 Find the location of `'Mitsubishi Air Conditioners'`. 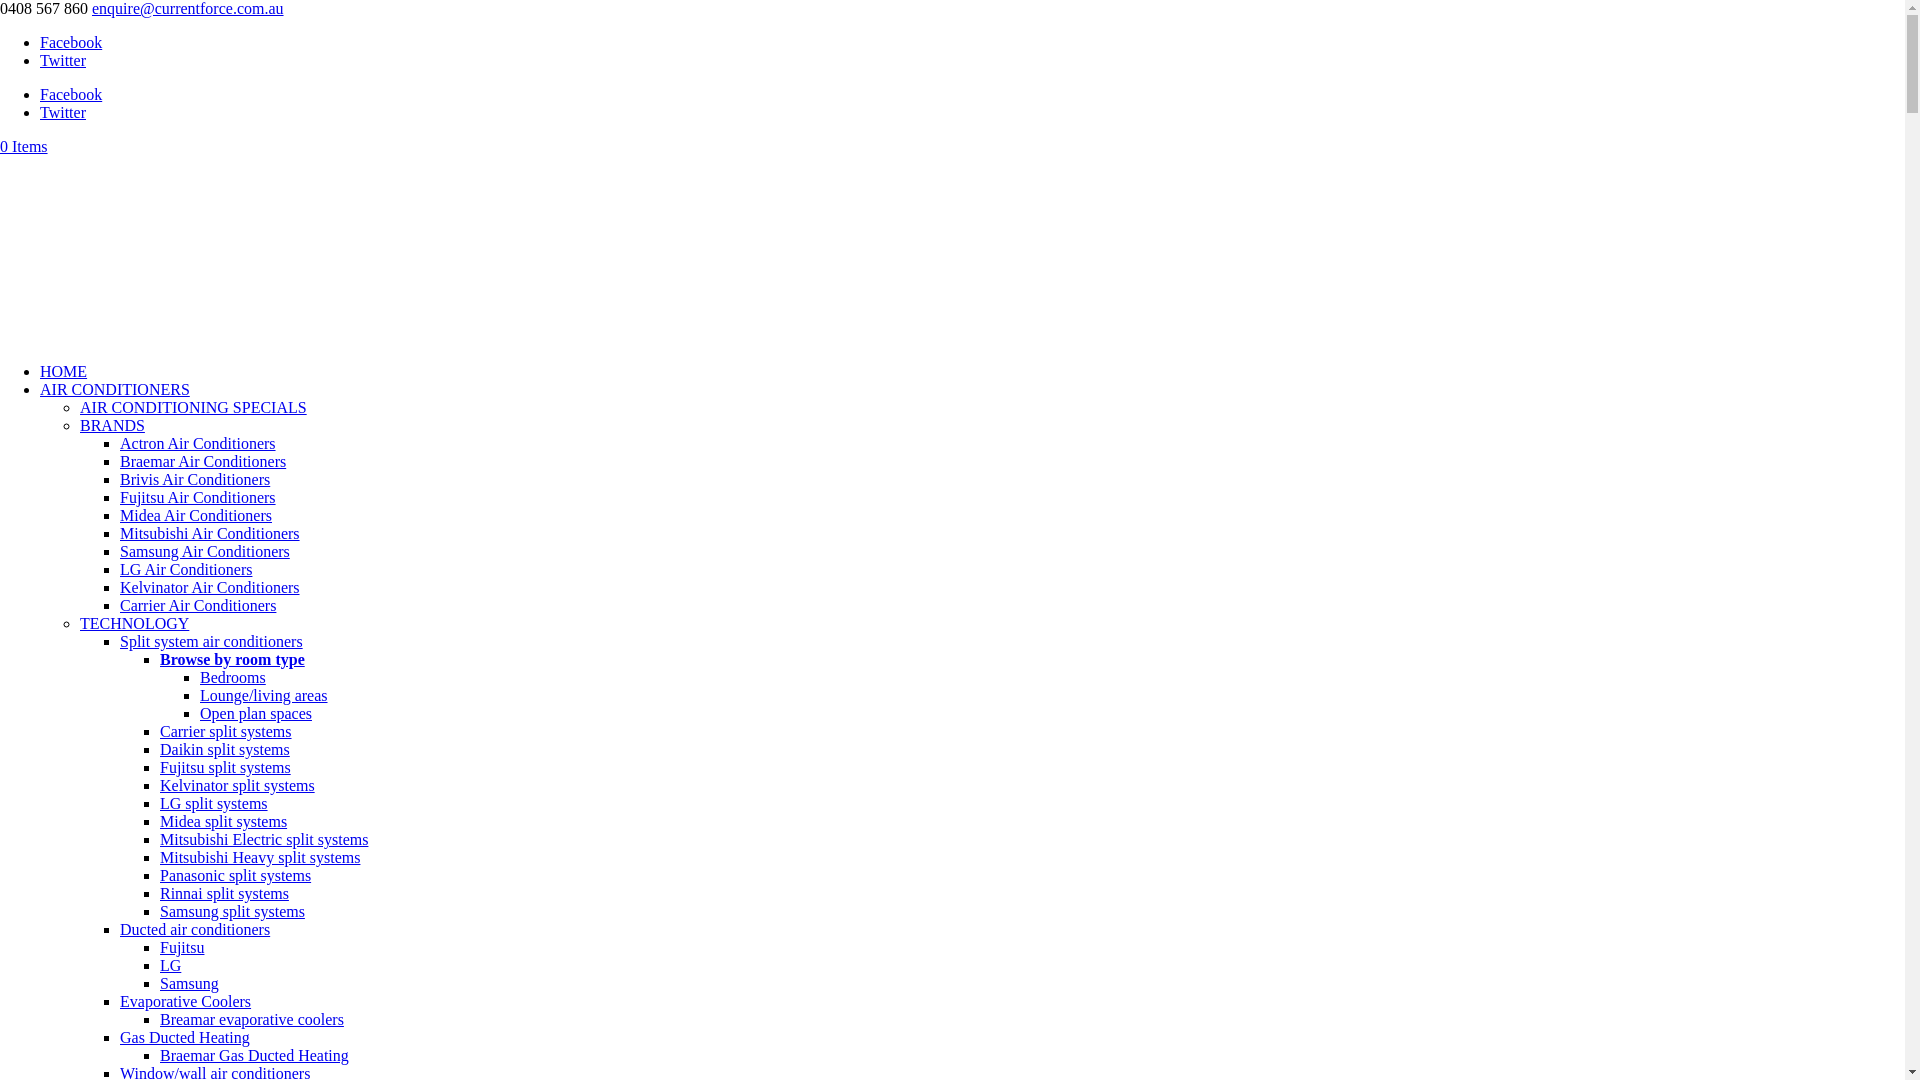

'Mitsubishi Air Conditioners' is located at coordinates (210, 532).